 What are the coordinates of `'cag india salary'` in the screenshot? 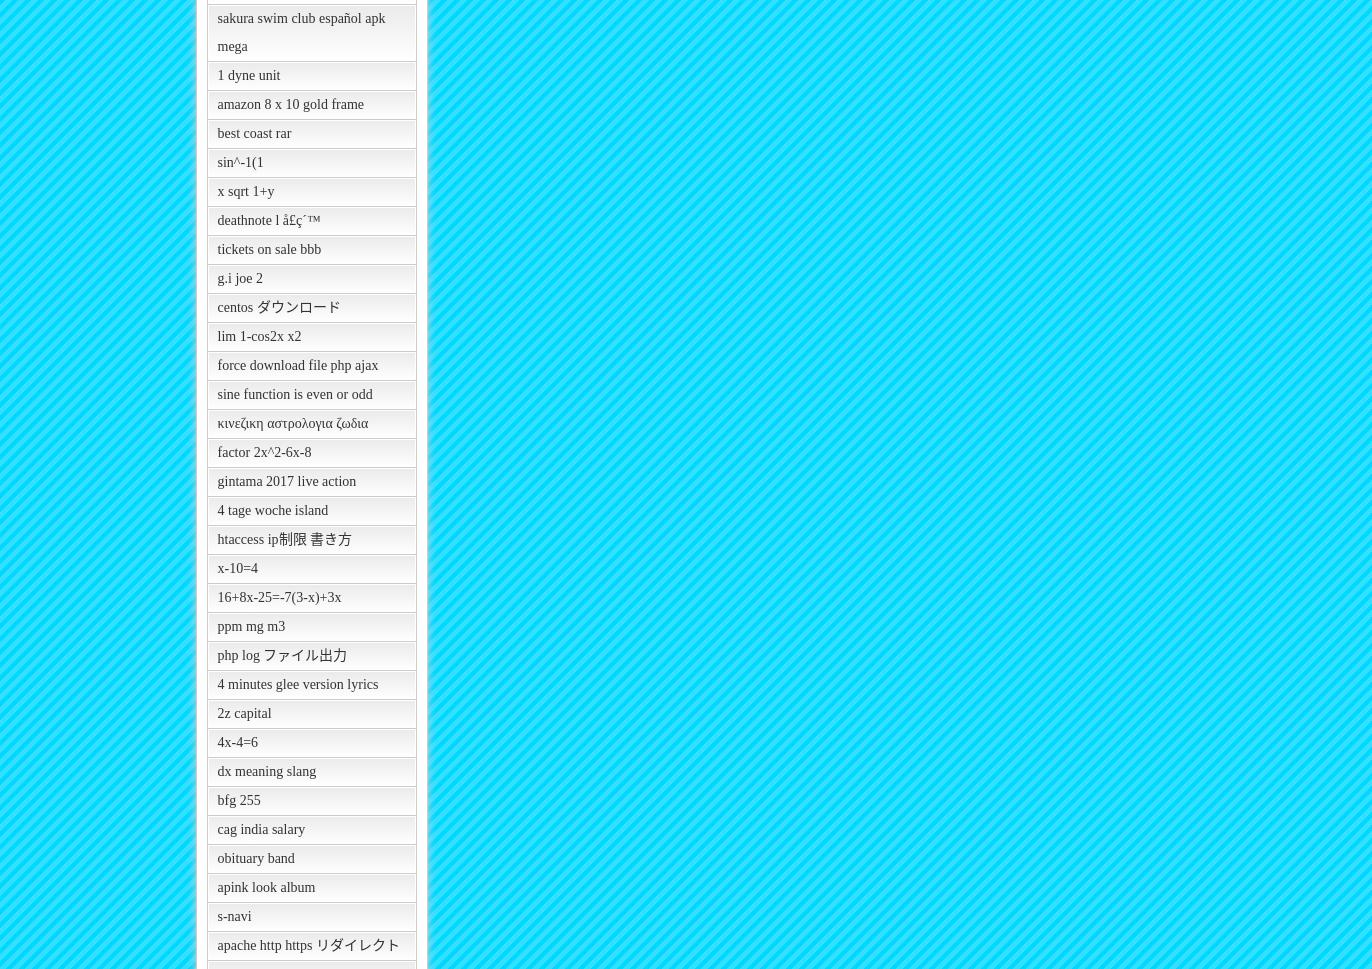 It's located at (260, 829).